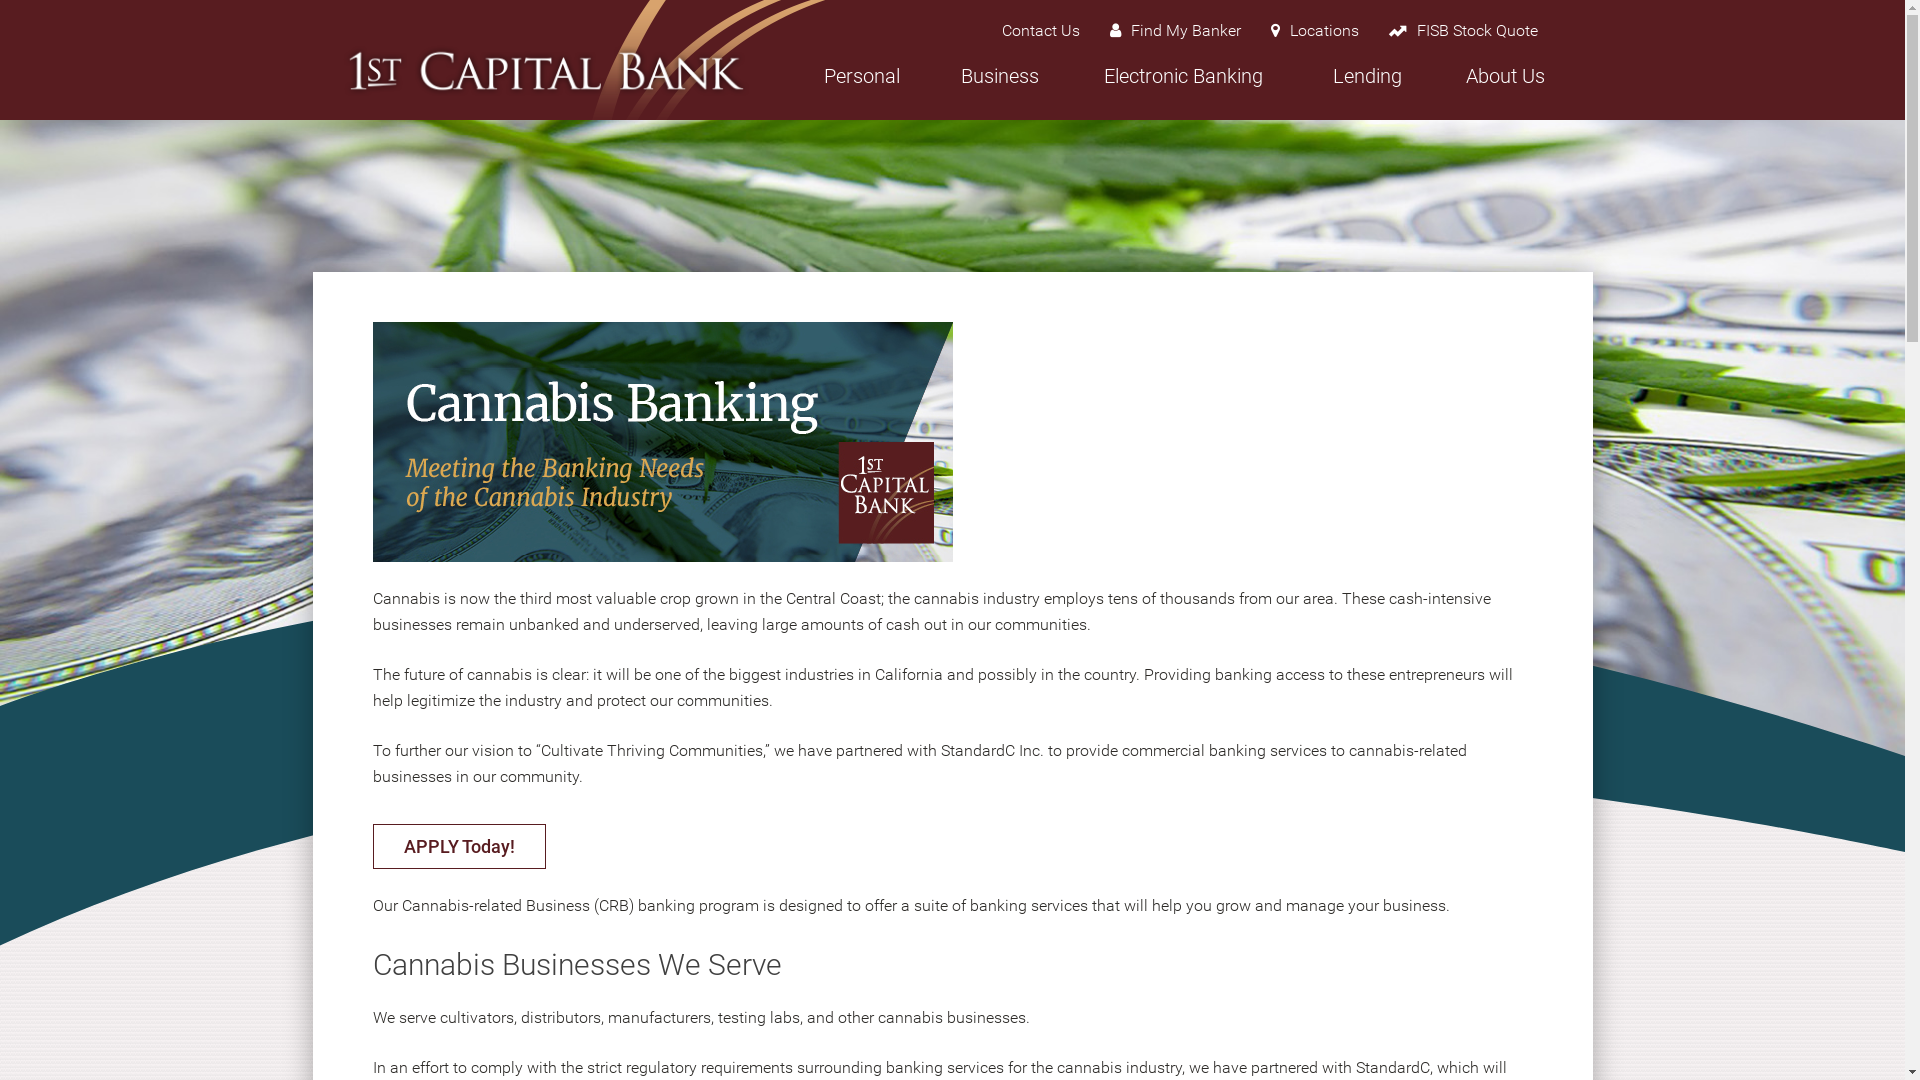 The image size is (1920, 1080). I want to click on 'Find My Banker', so click(1093, 30).